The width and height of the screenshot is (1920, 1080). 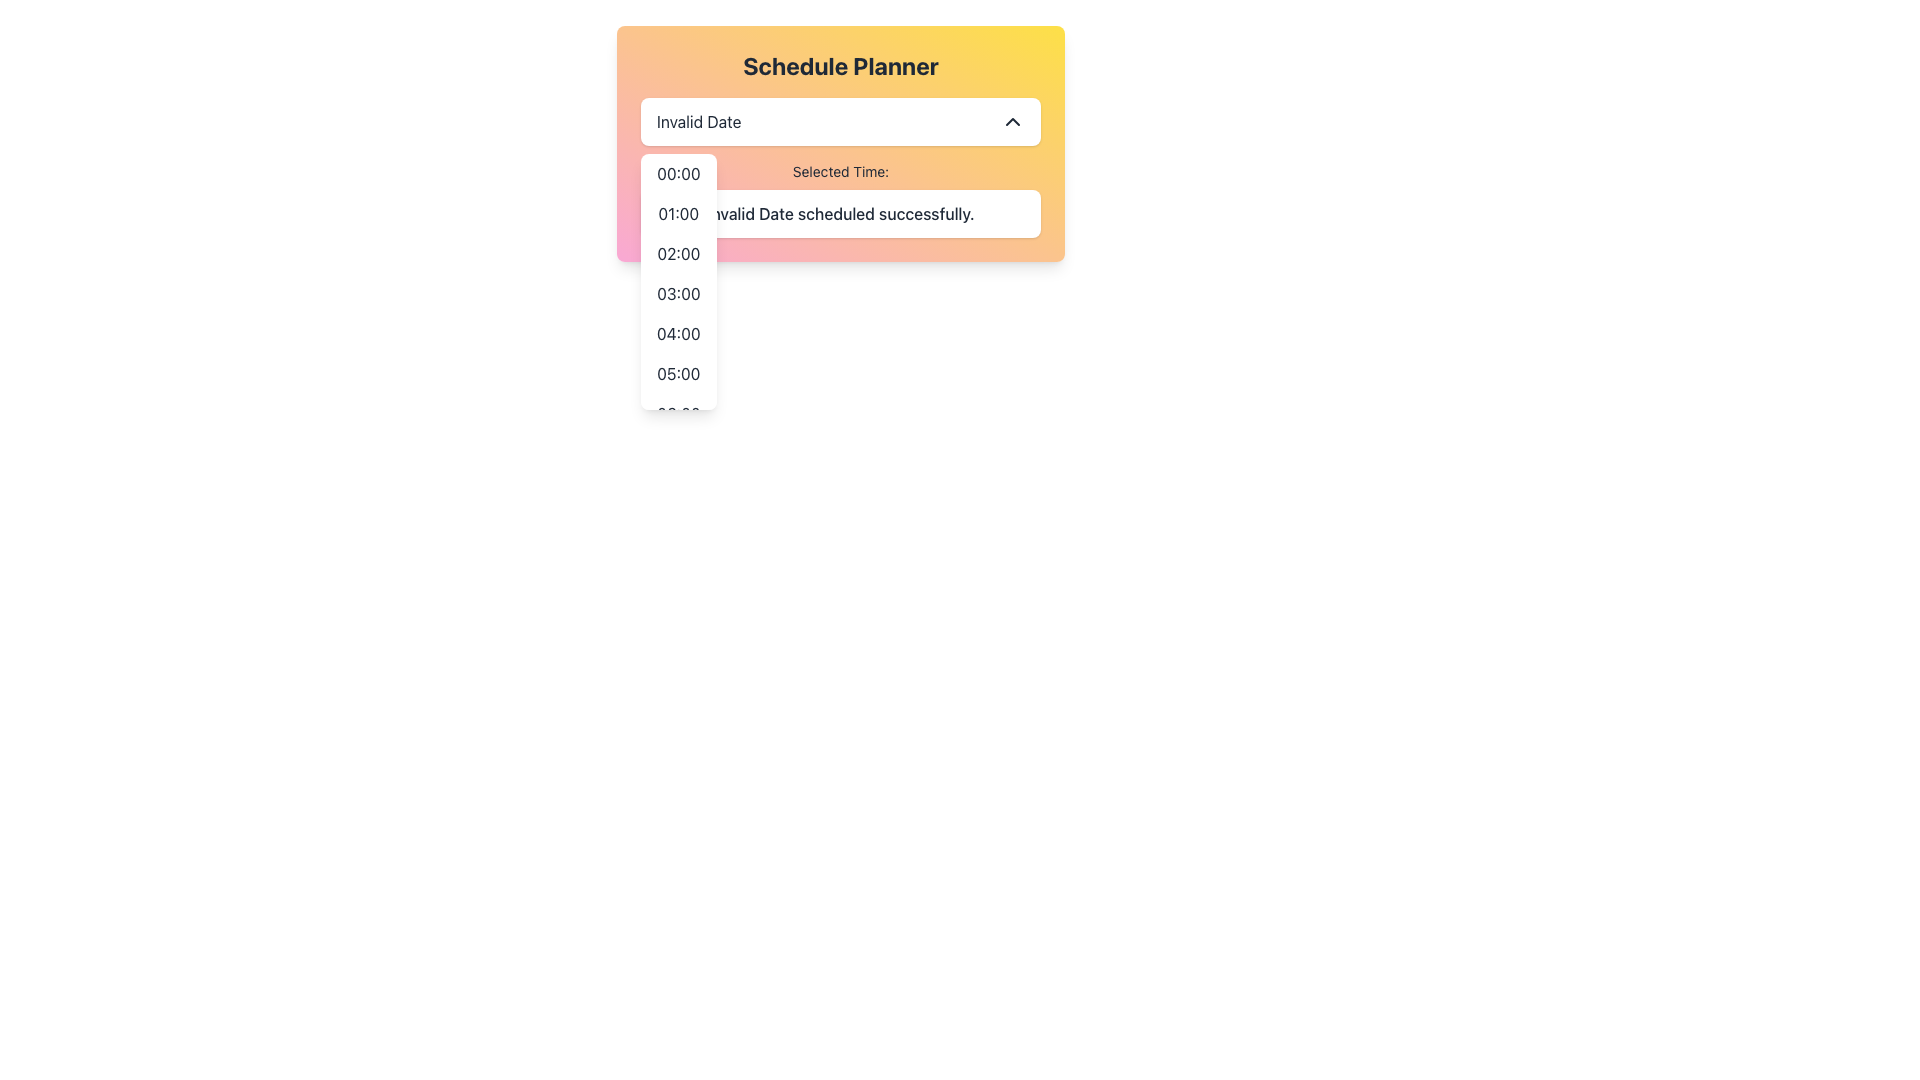 I want to click on the fourth item in the dropdown menu labeled '03:00', which is styled with a white background and rounded corners, so click(x=678, y=281).